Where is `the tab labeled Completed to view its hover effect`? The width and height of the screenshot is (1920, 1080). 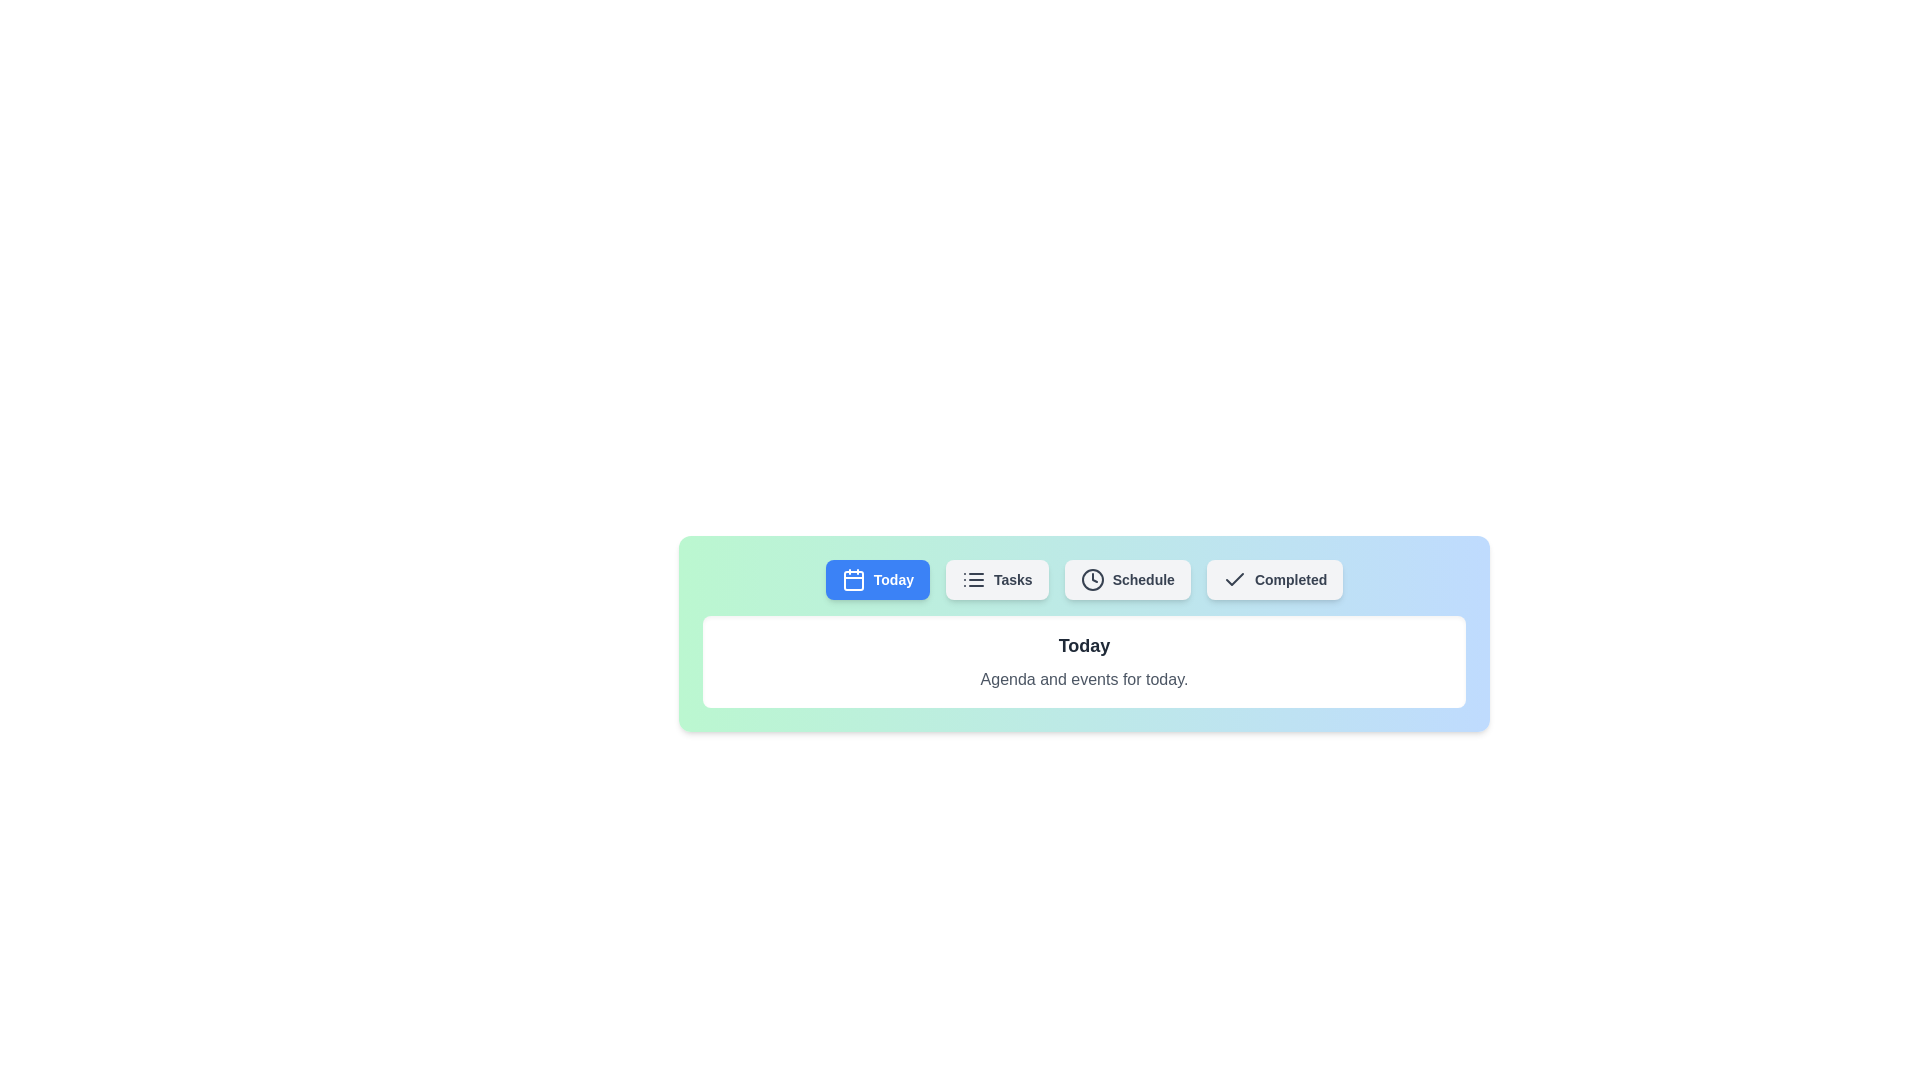 the tab labeled Completed to view its hover effect is located at coordinates (1274, 579).